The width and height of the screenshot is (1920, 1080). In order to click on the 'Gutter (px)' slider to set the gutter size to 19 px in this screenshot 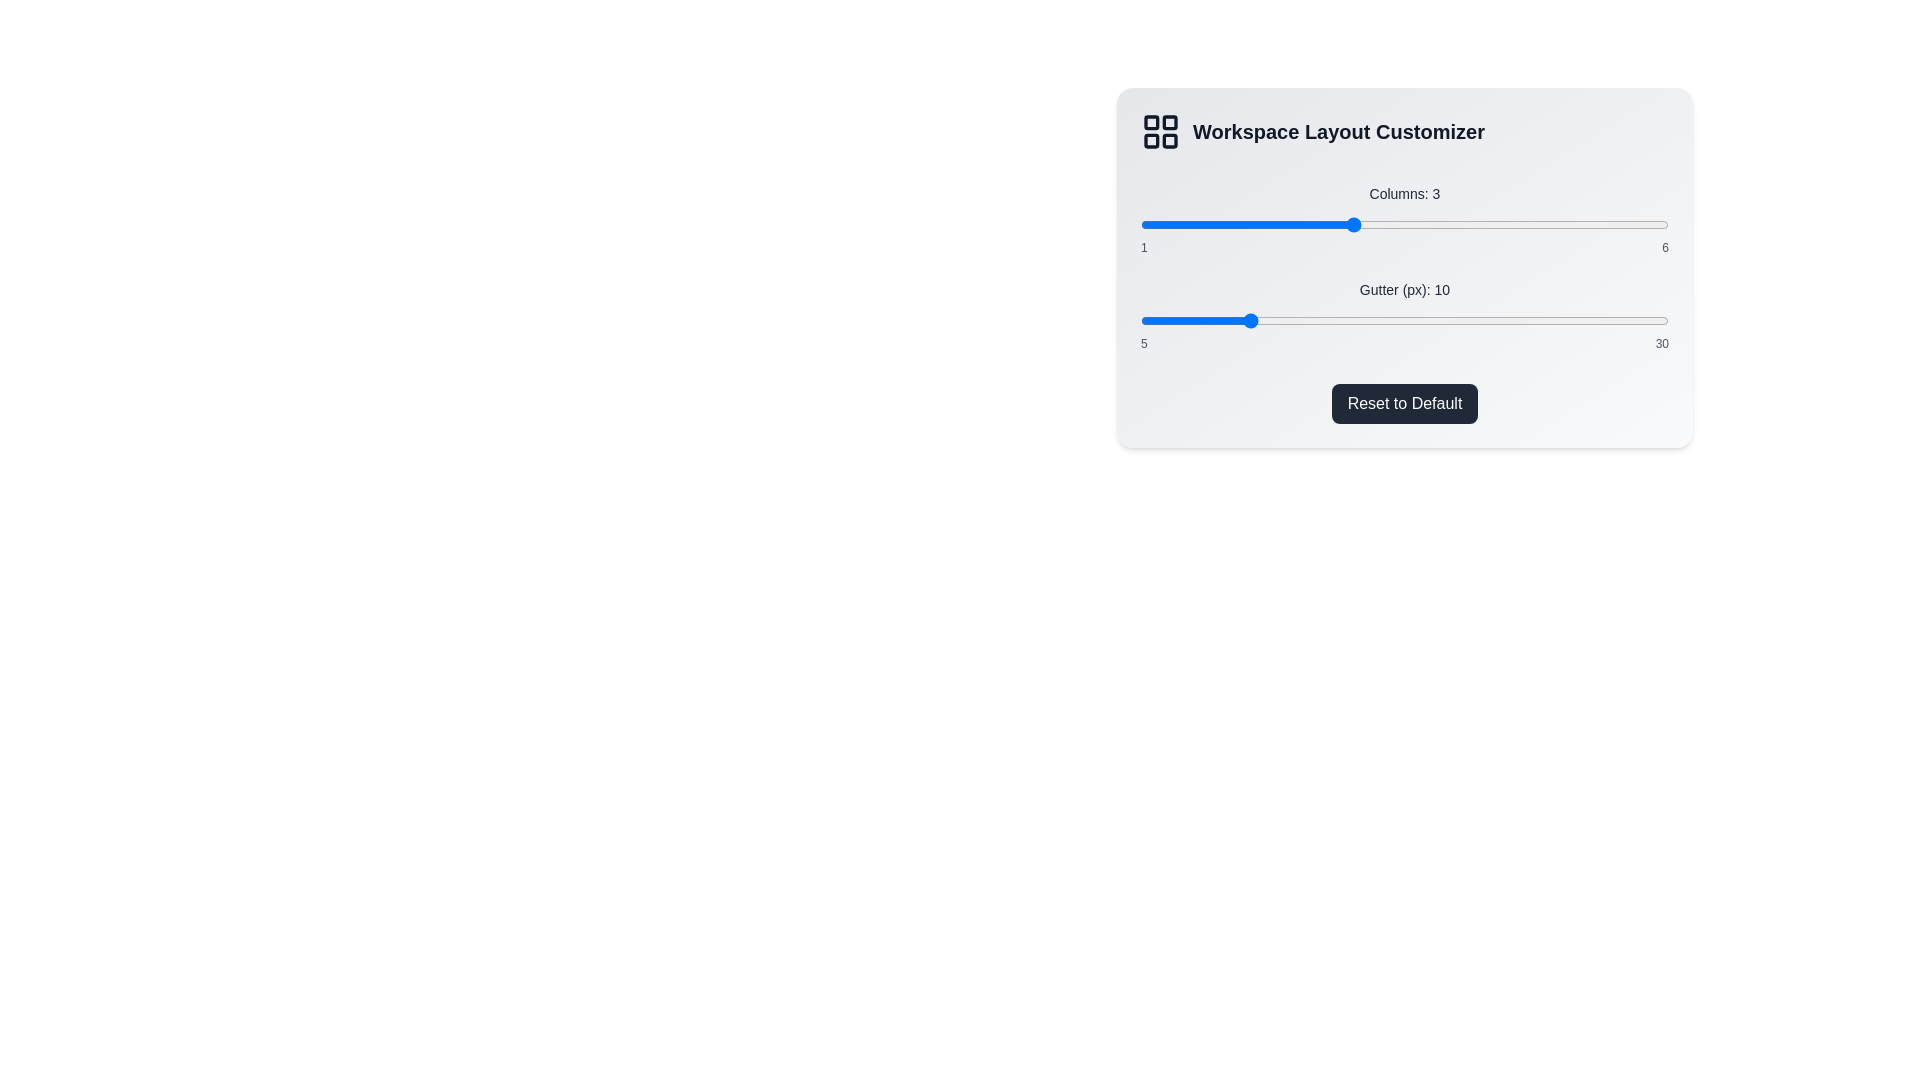, I will do `click(1435, 319)`.